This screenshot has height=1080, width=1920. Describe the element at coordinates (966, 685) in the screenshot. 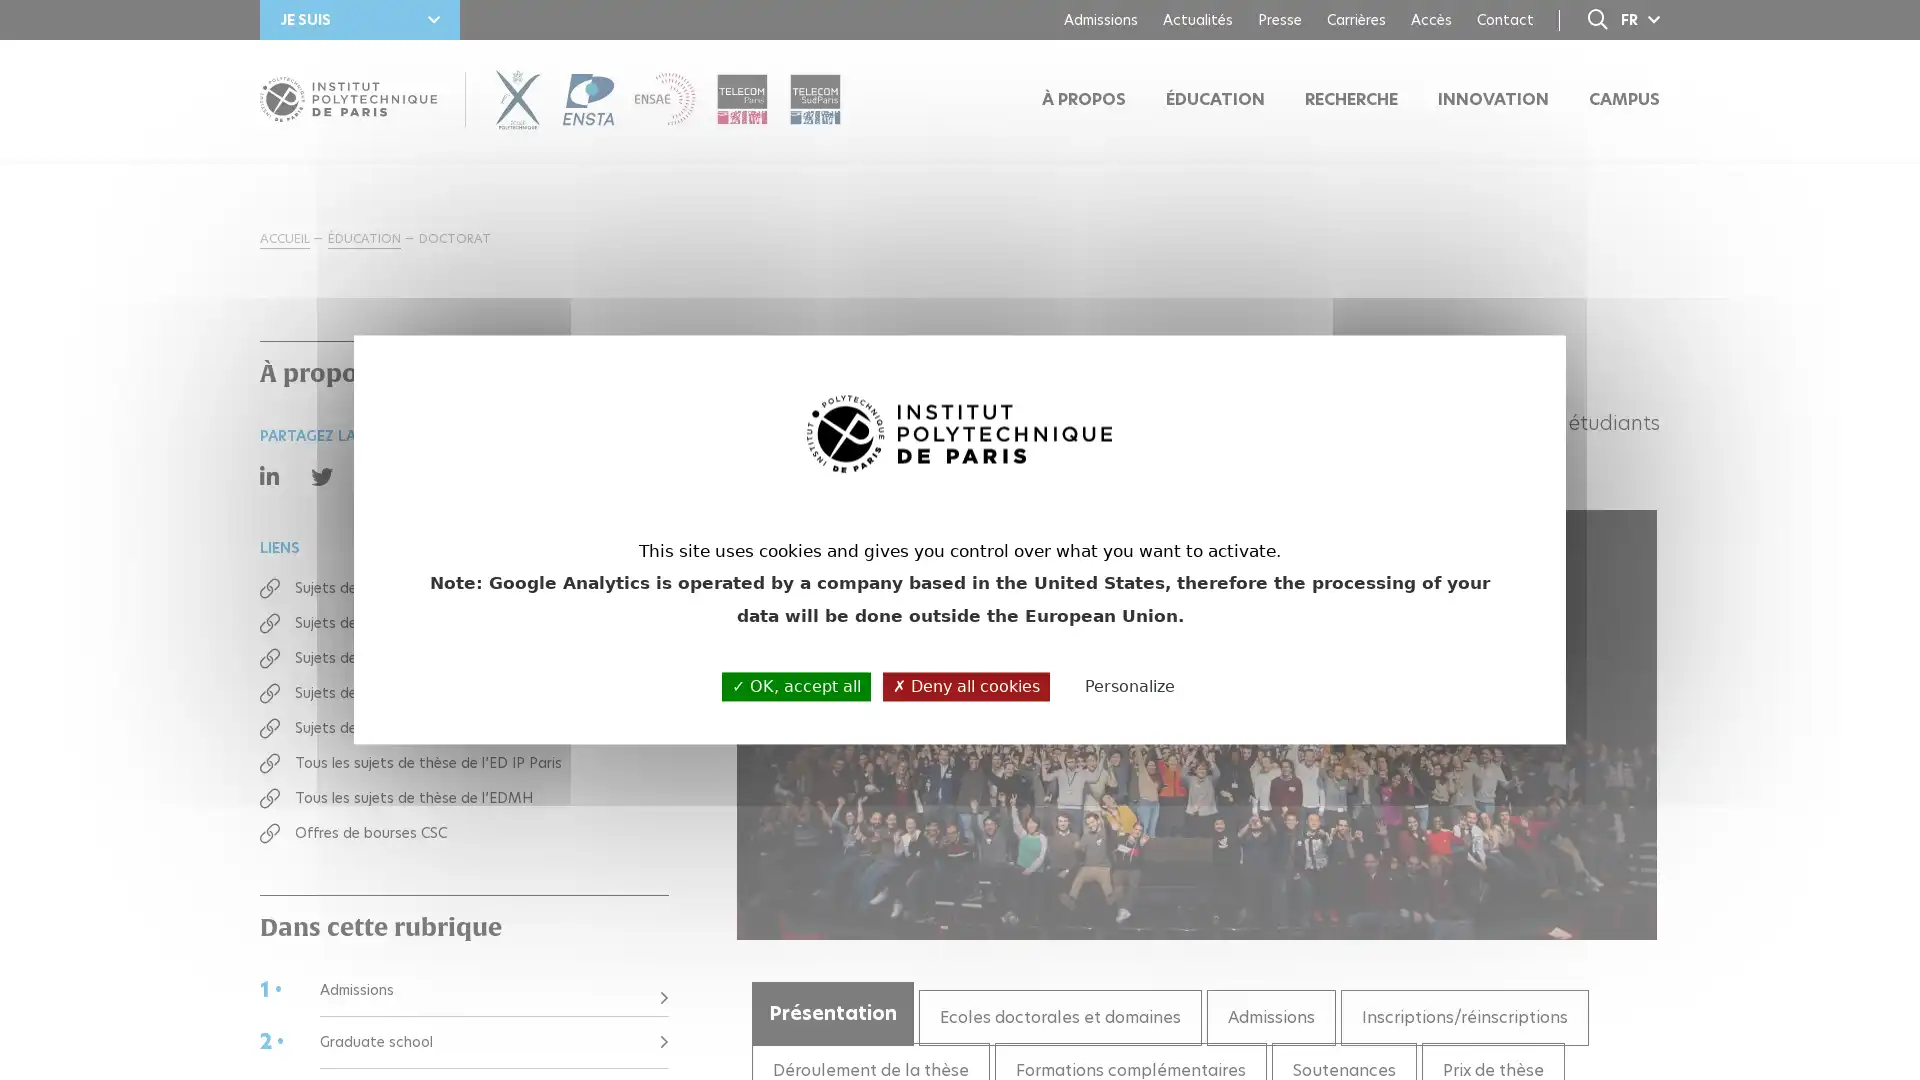

I see `Deny all cookies` at that location.